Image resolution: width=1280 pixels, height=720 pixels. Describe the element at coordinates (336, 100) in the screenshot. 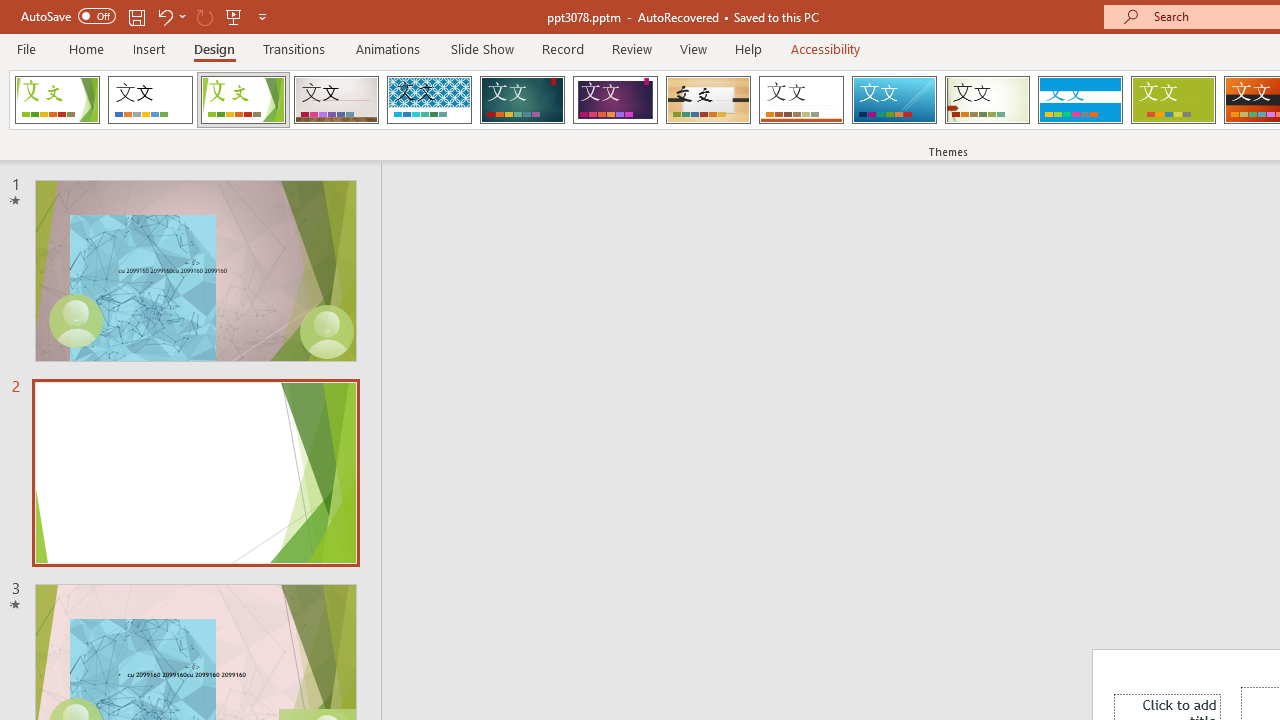

I see `'Gallery'` at that location.